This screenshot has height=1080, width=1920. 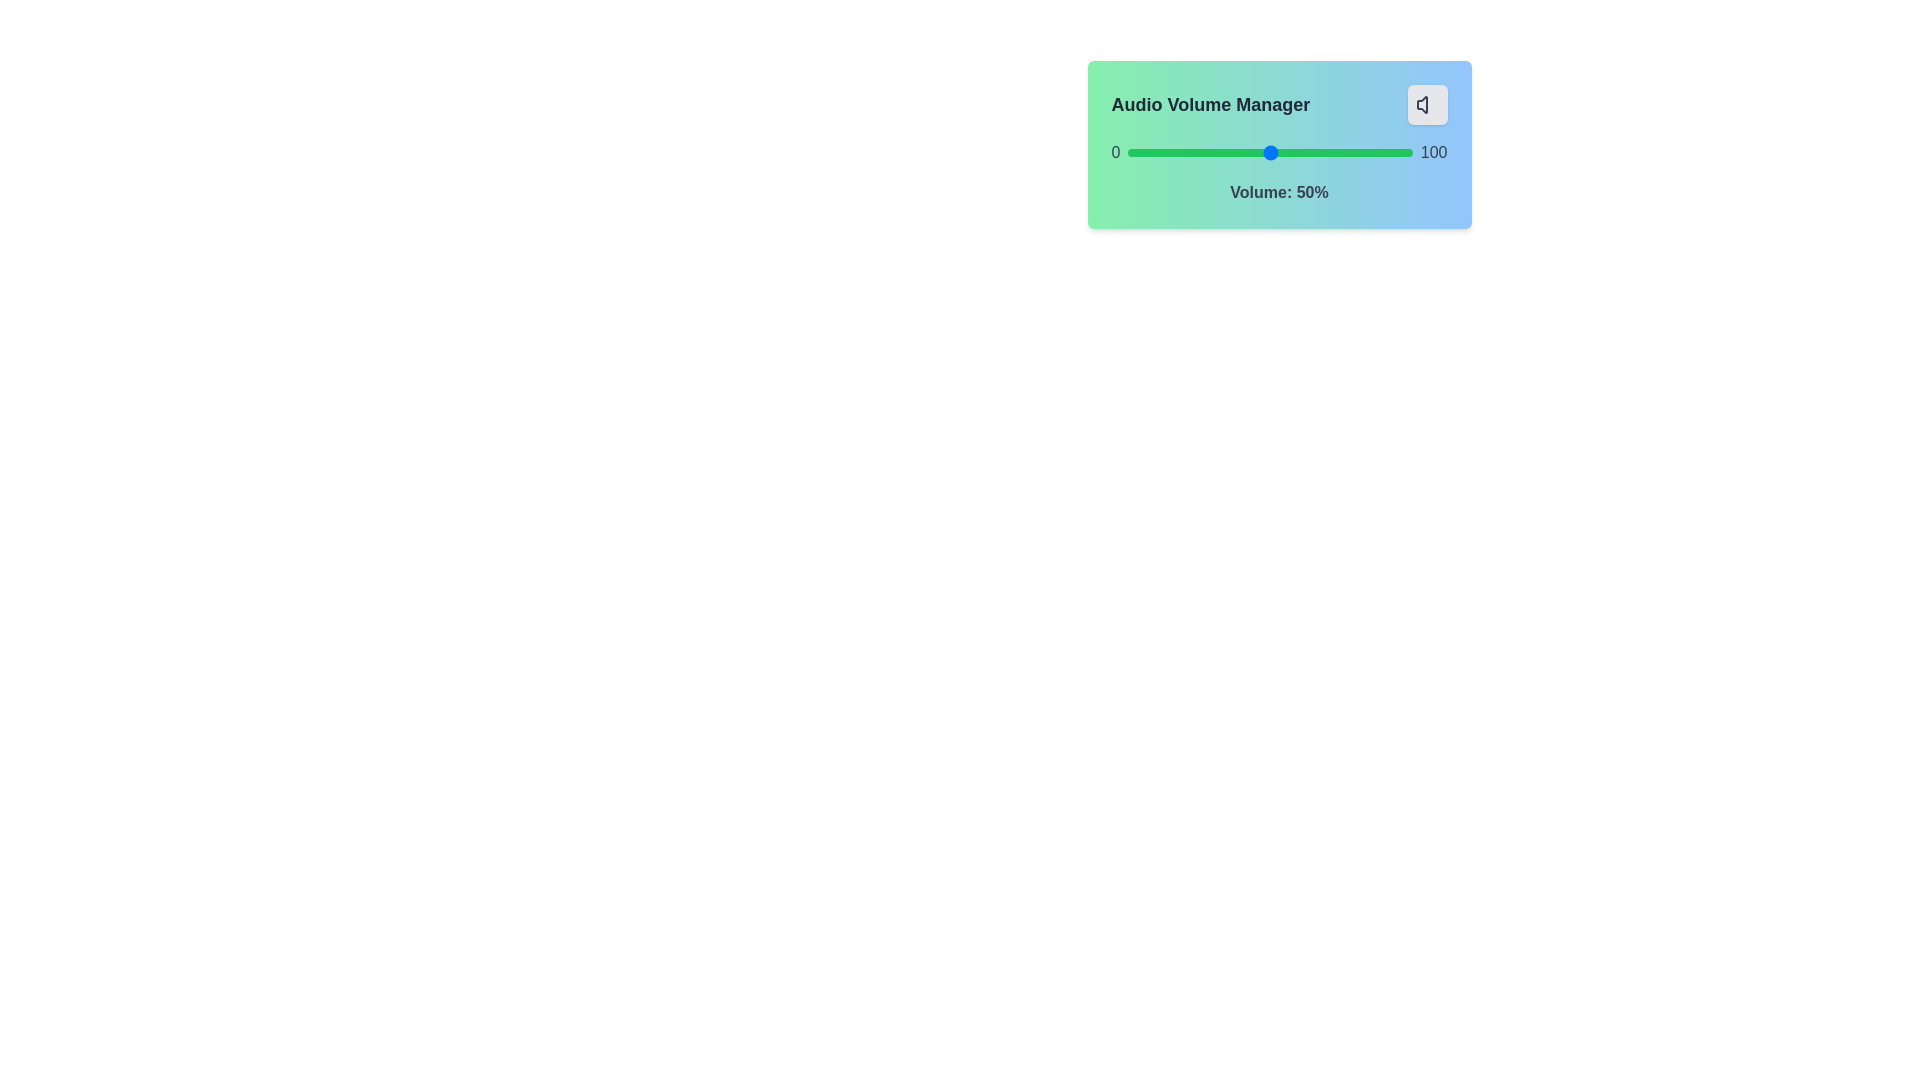 I want to click on the bold and large text label 'Audio Volume Manager', so click(x=1209, y=104).